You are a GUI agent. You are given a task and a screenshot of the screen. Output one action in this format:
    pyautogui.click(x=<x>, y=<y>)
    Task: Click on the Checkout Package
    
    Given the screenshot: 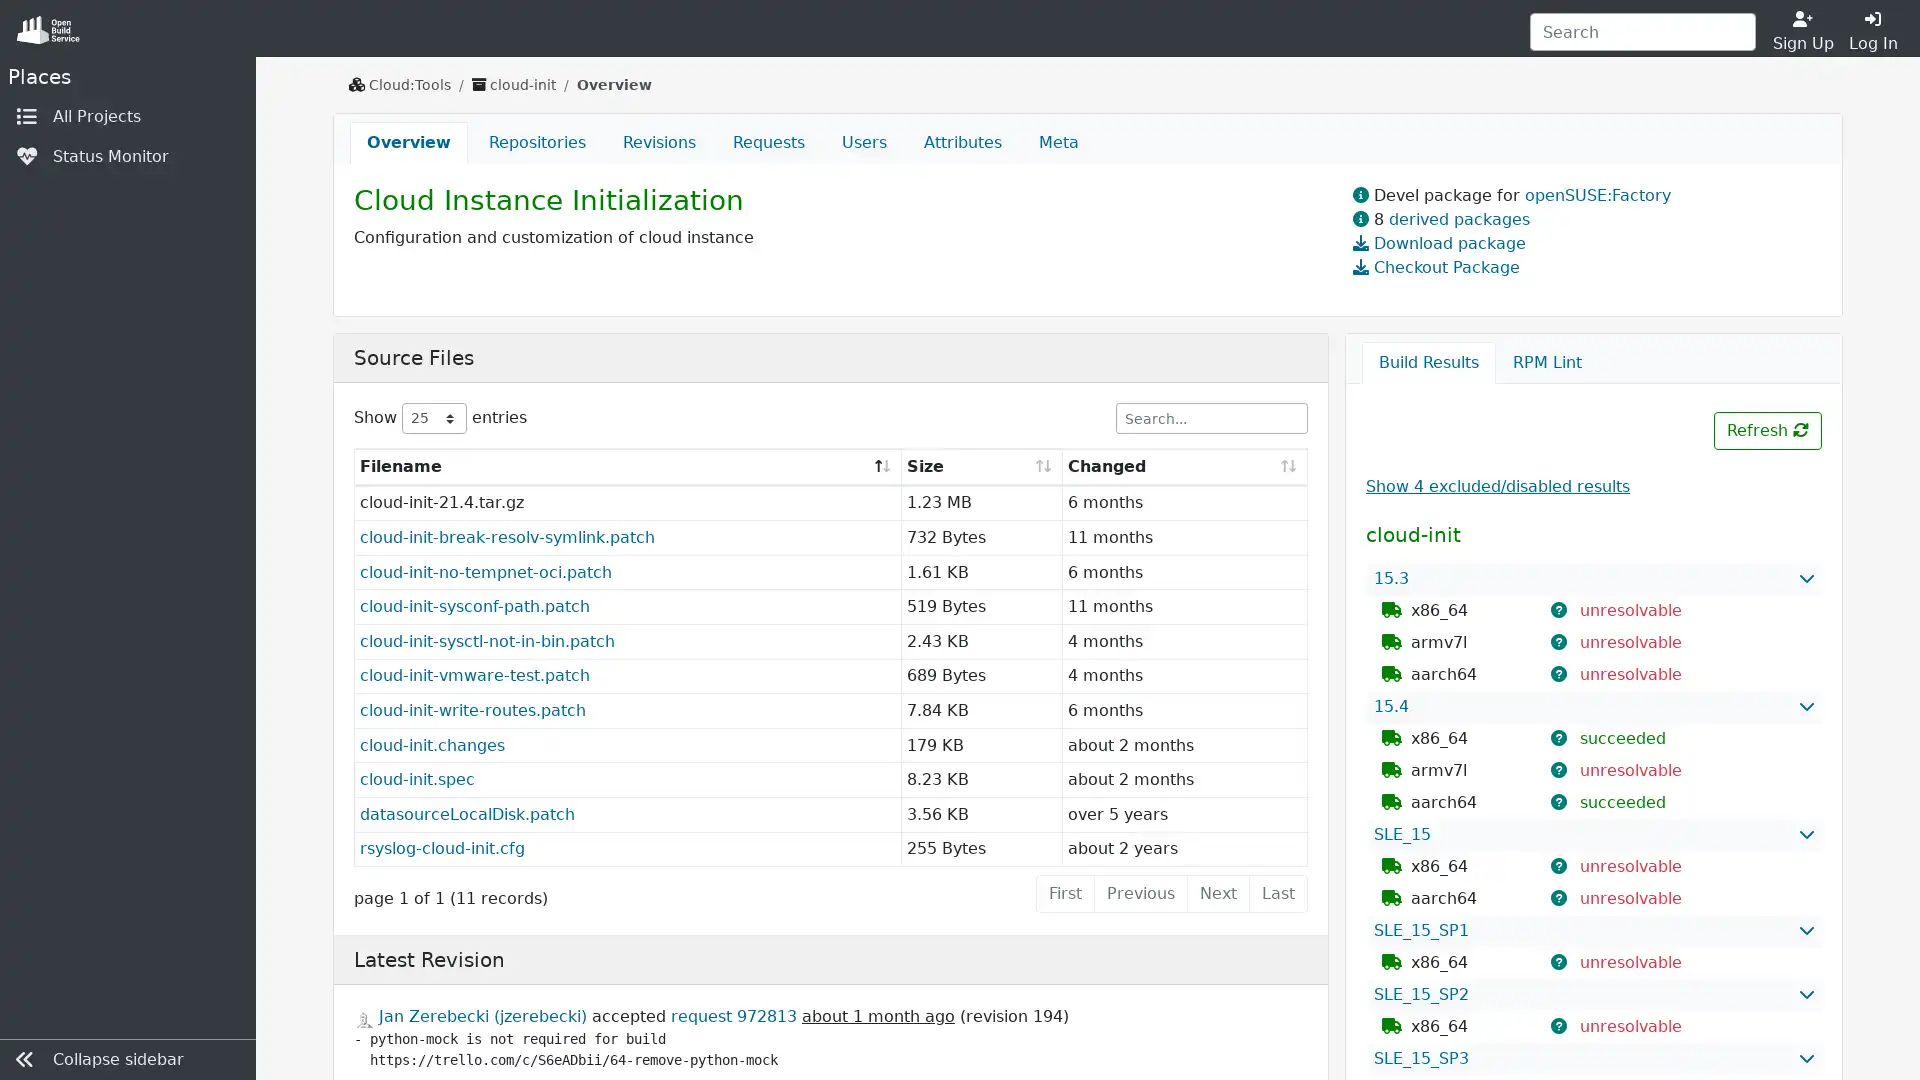 What is the action you would take?
    pyautogui.click(x=1434, y=266)
    